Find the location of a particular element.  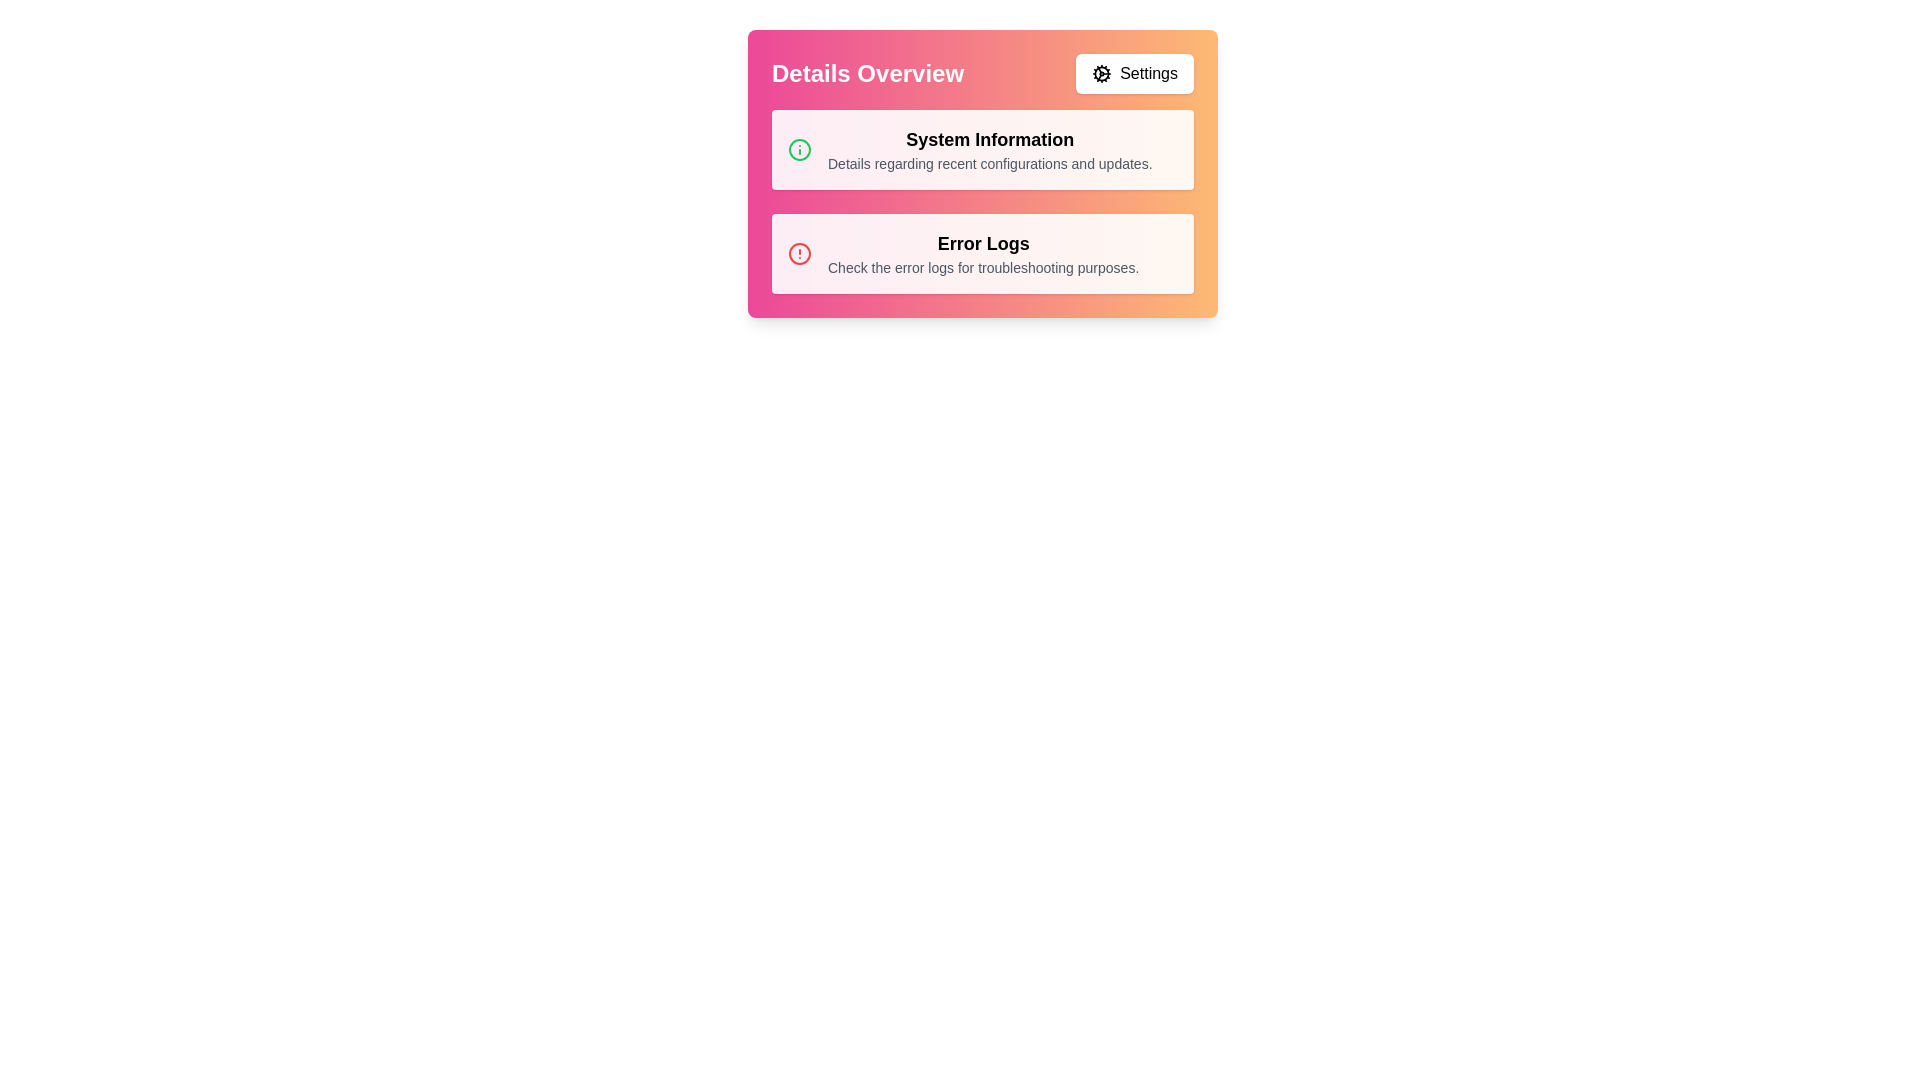

the vertically arranged information list in the 'Details Overview' section, which includes 'System Information' with a green icon and 'Error Logs' with a red icon, visually distinct with a pink background bar is located at coordinates (983, 201).